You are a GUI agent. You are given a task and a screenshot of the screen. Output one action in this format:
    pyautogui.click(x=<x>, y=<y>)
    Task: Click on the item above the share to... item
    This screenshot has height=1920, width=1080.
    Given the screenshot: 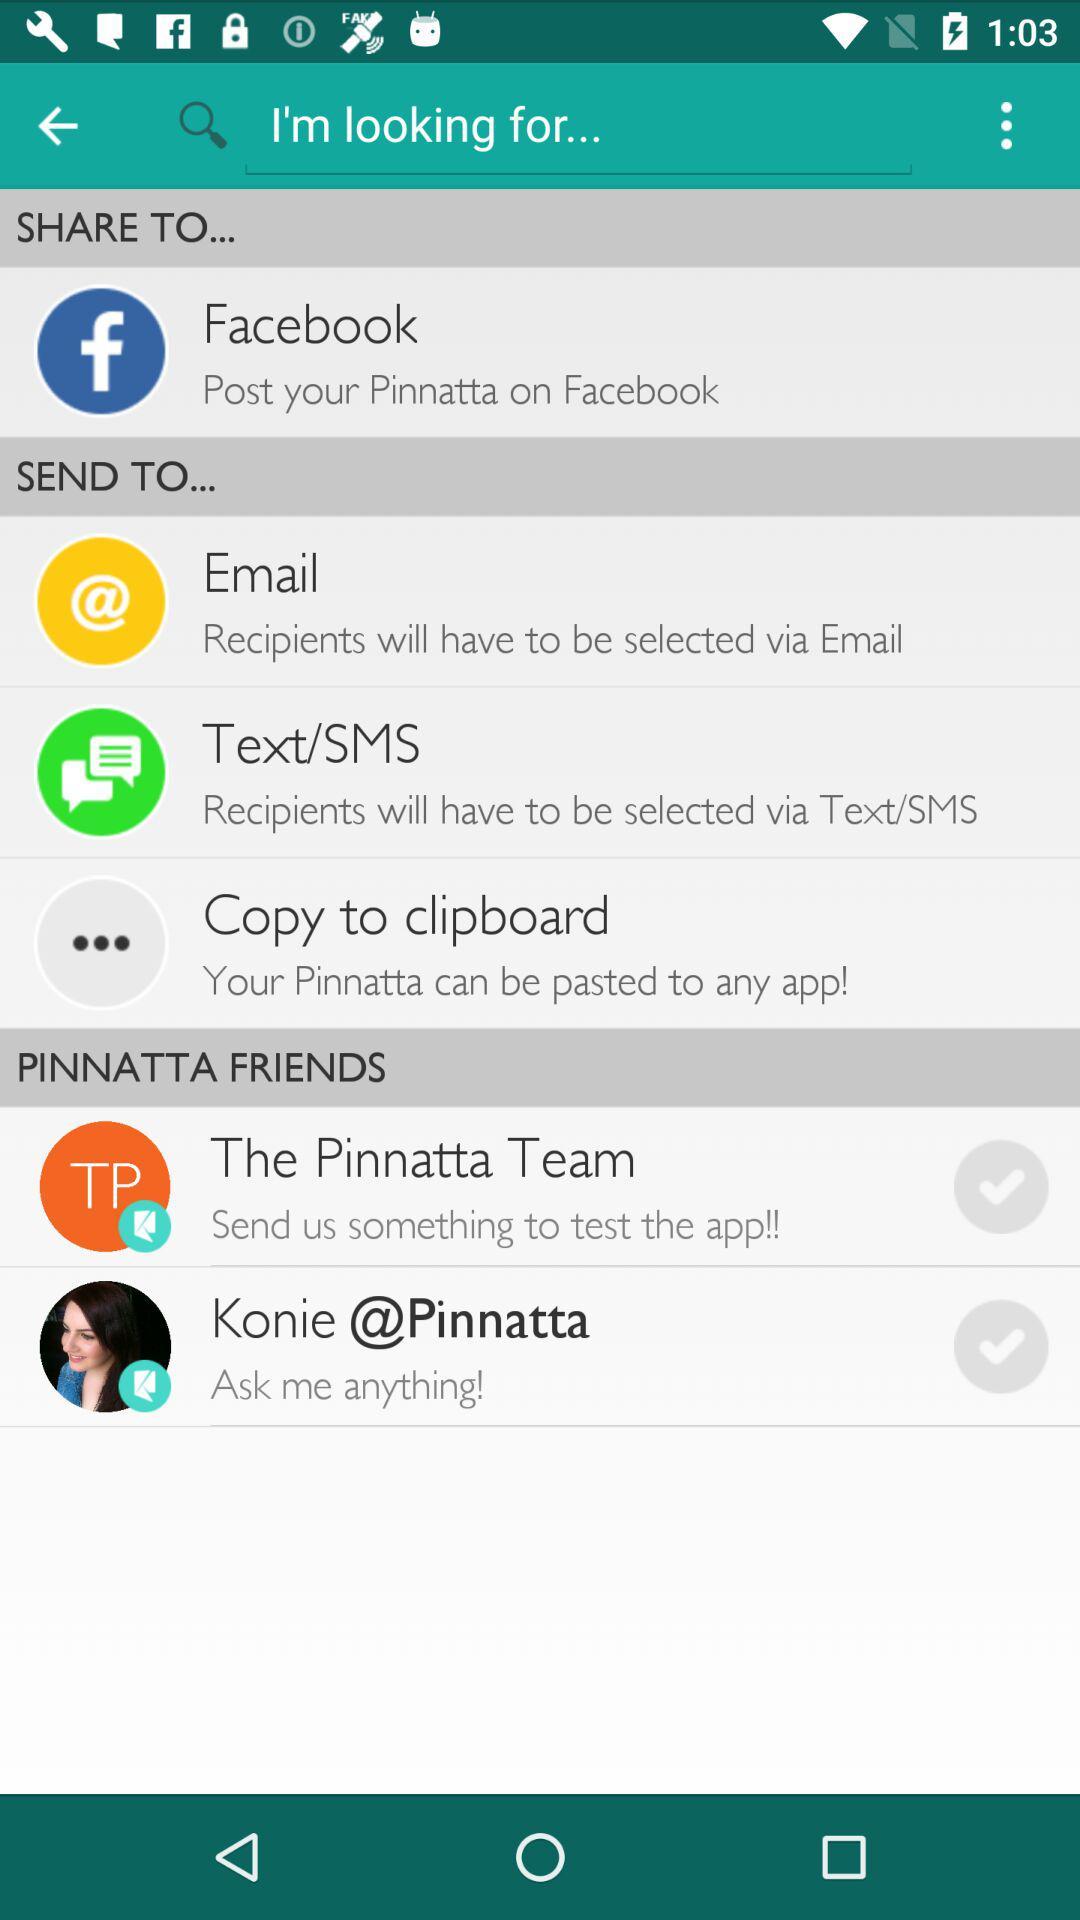 What is the action you would take?
    pyautogui.click(x=578, y=122)
    